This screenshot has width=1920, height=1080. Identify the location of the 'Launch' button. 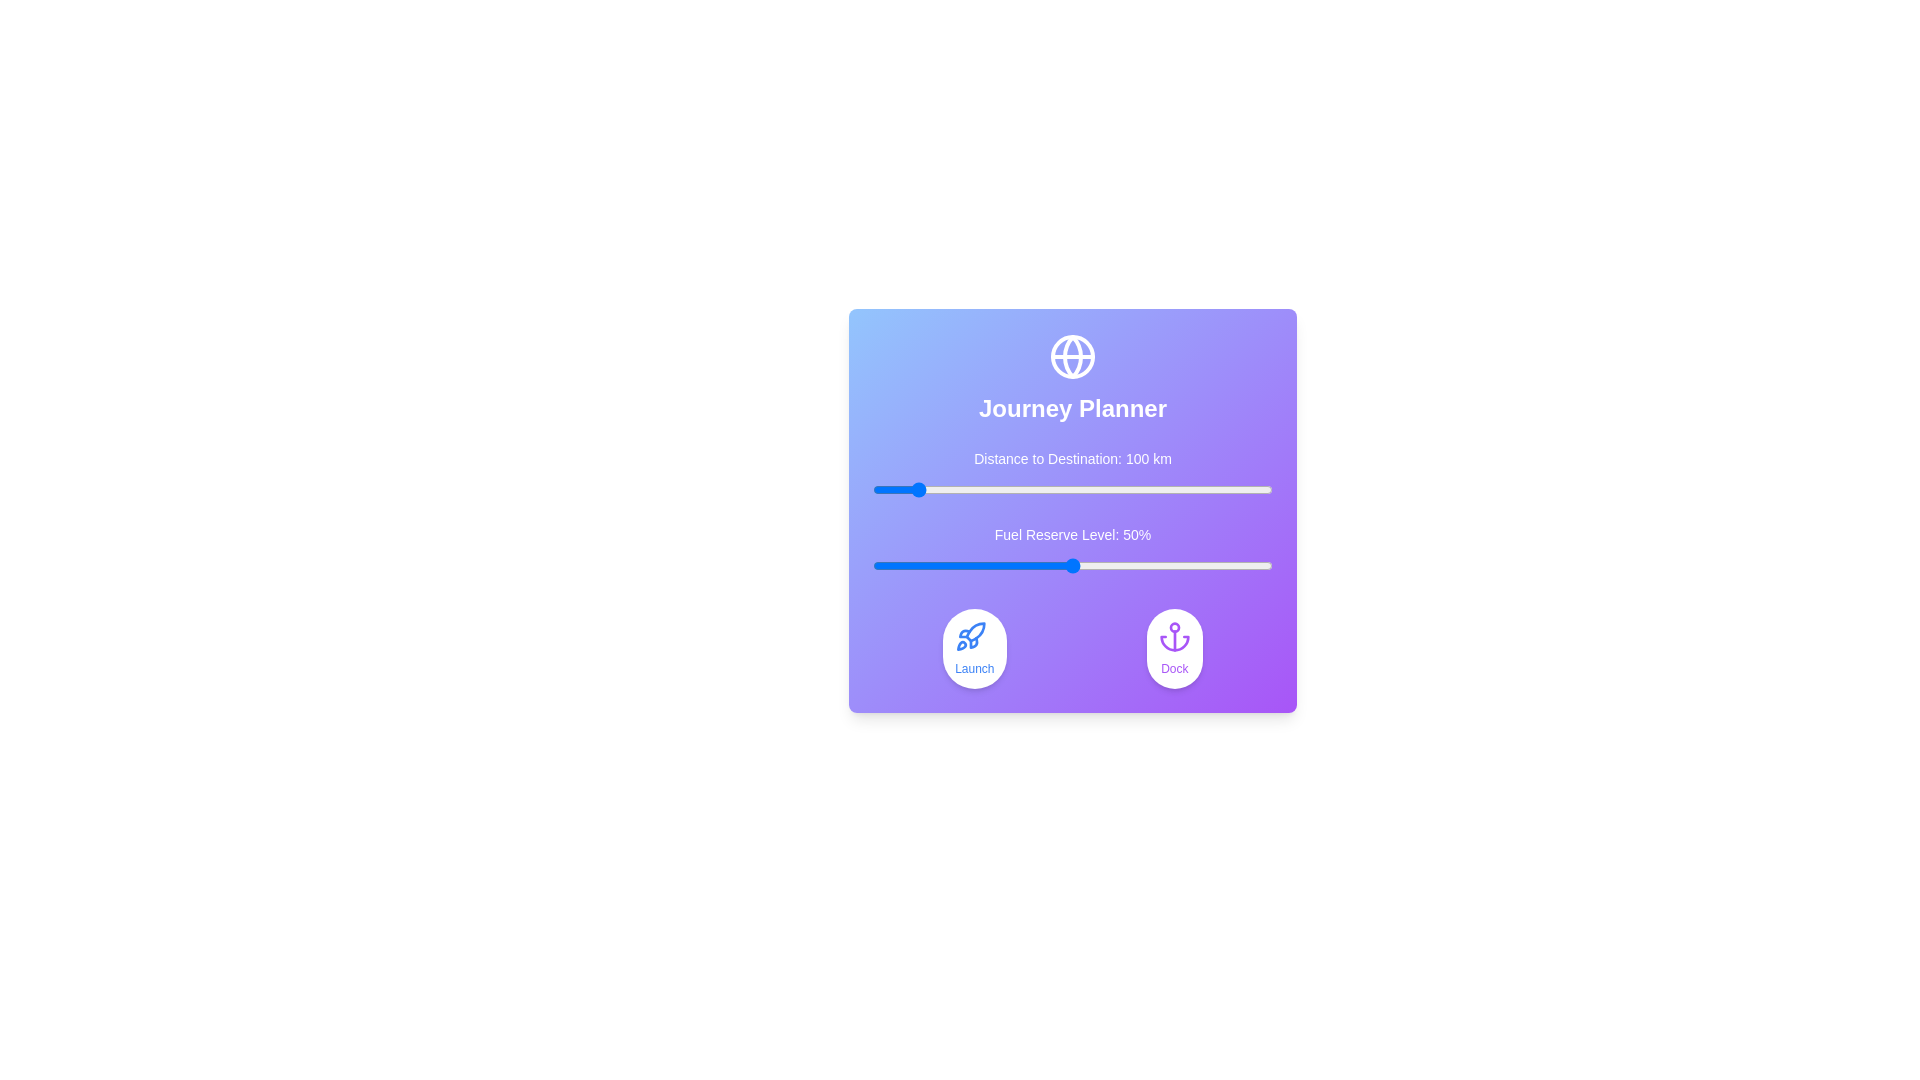
(974, 648).